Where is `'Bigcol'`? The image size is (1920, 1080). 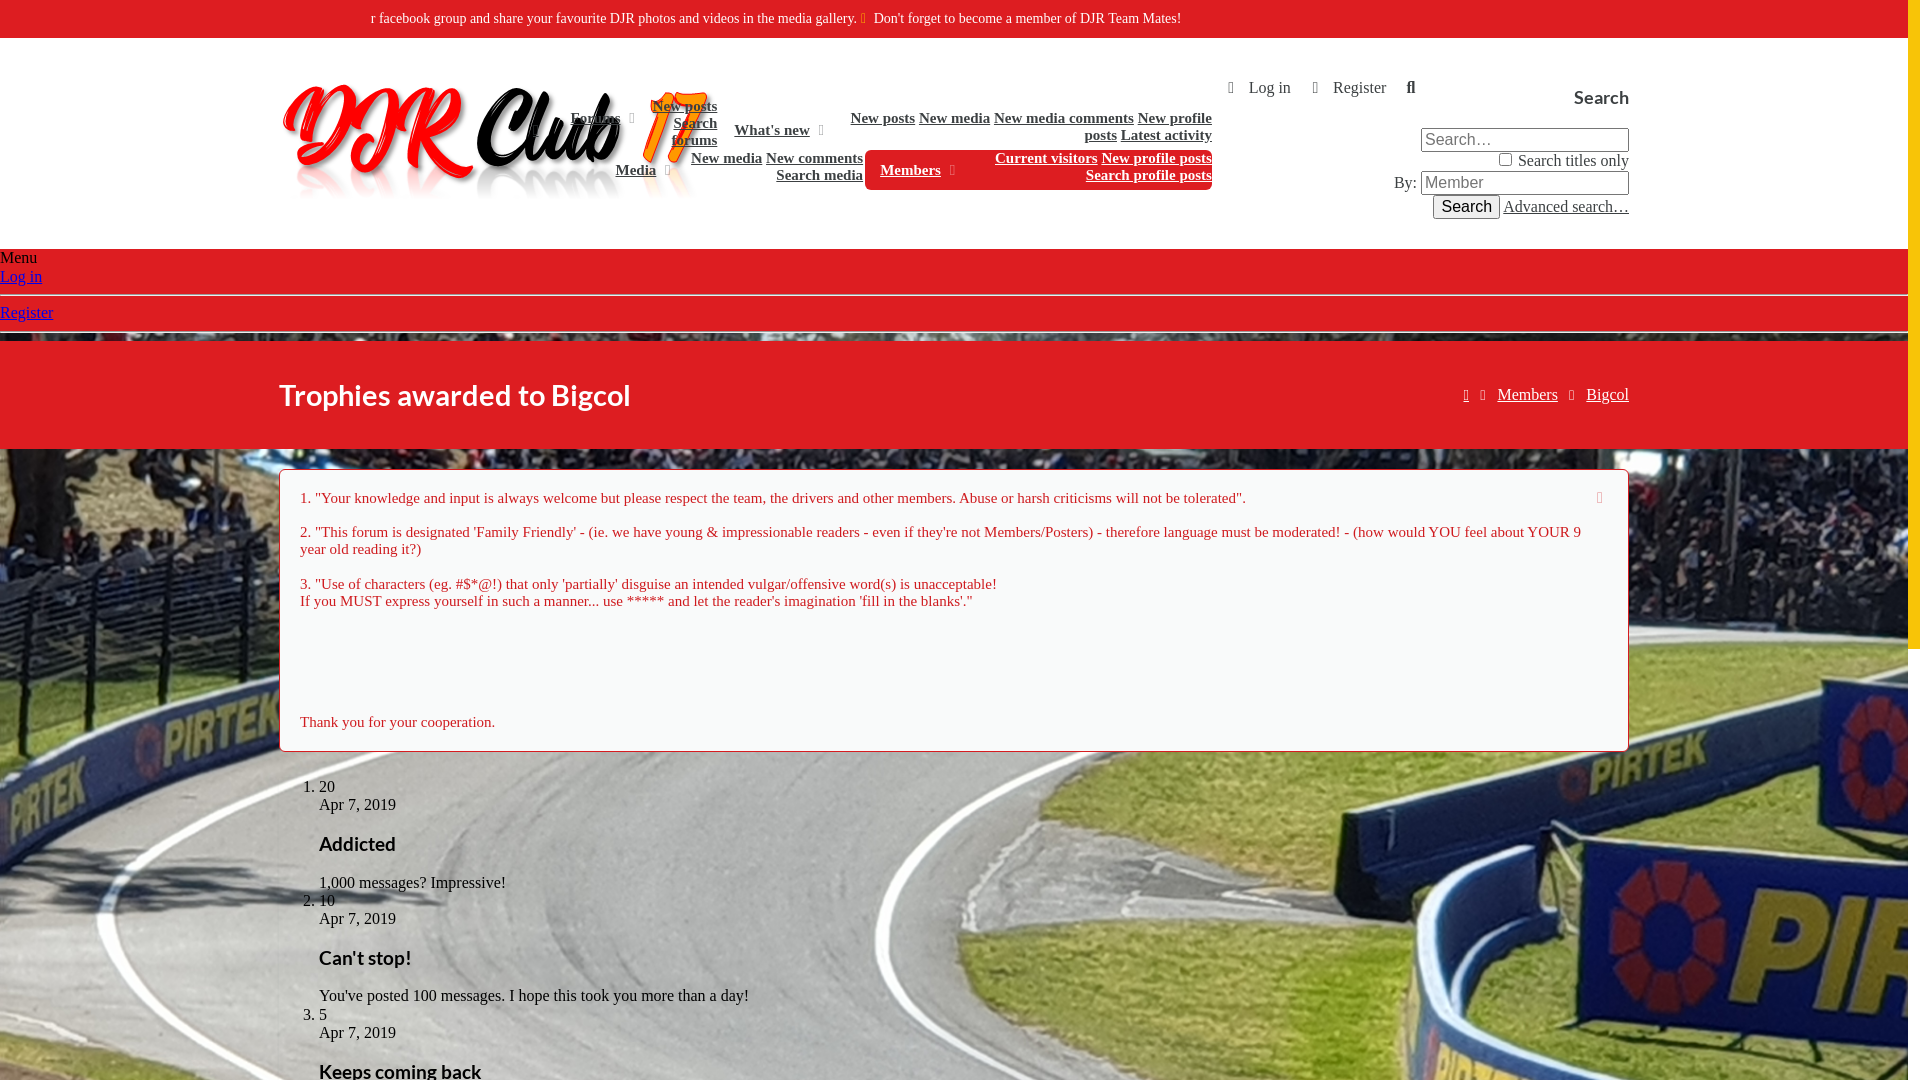 'Bigcol' is located at coordinates (1607, 394).